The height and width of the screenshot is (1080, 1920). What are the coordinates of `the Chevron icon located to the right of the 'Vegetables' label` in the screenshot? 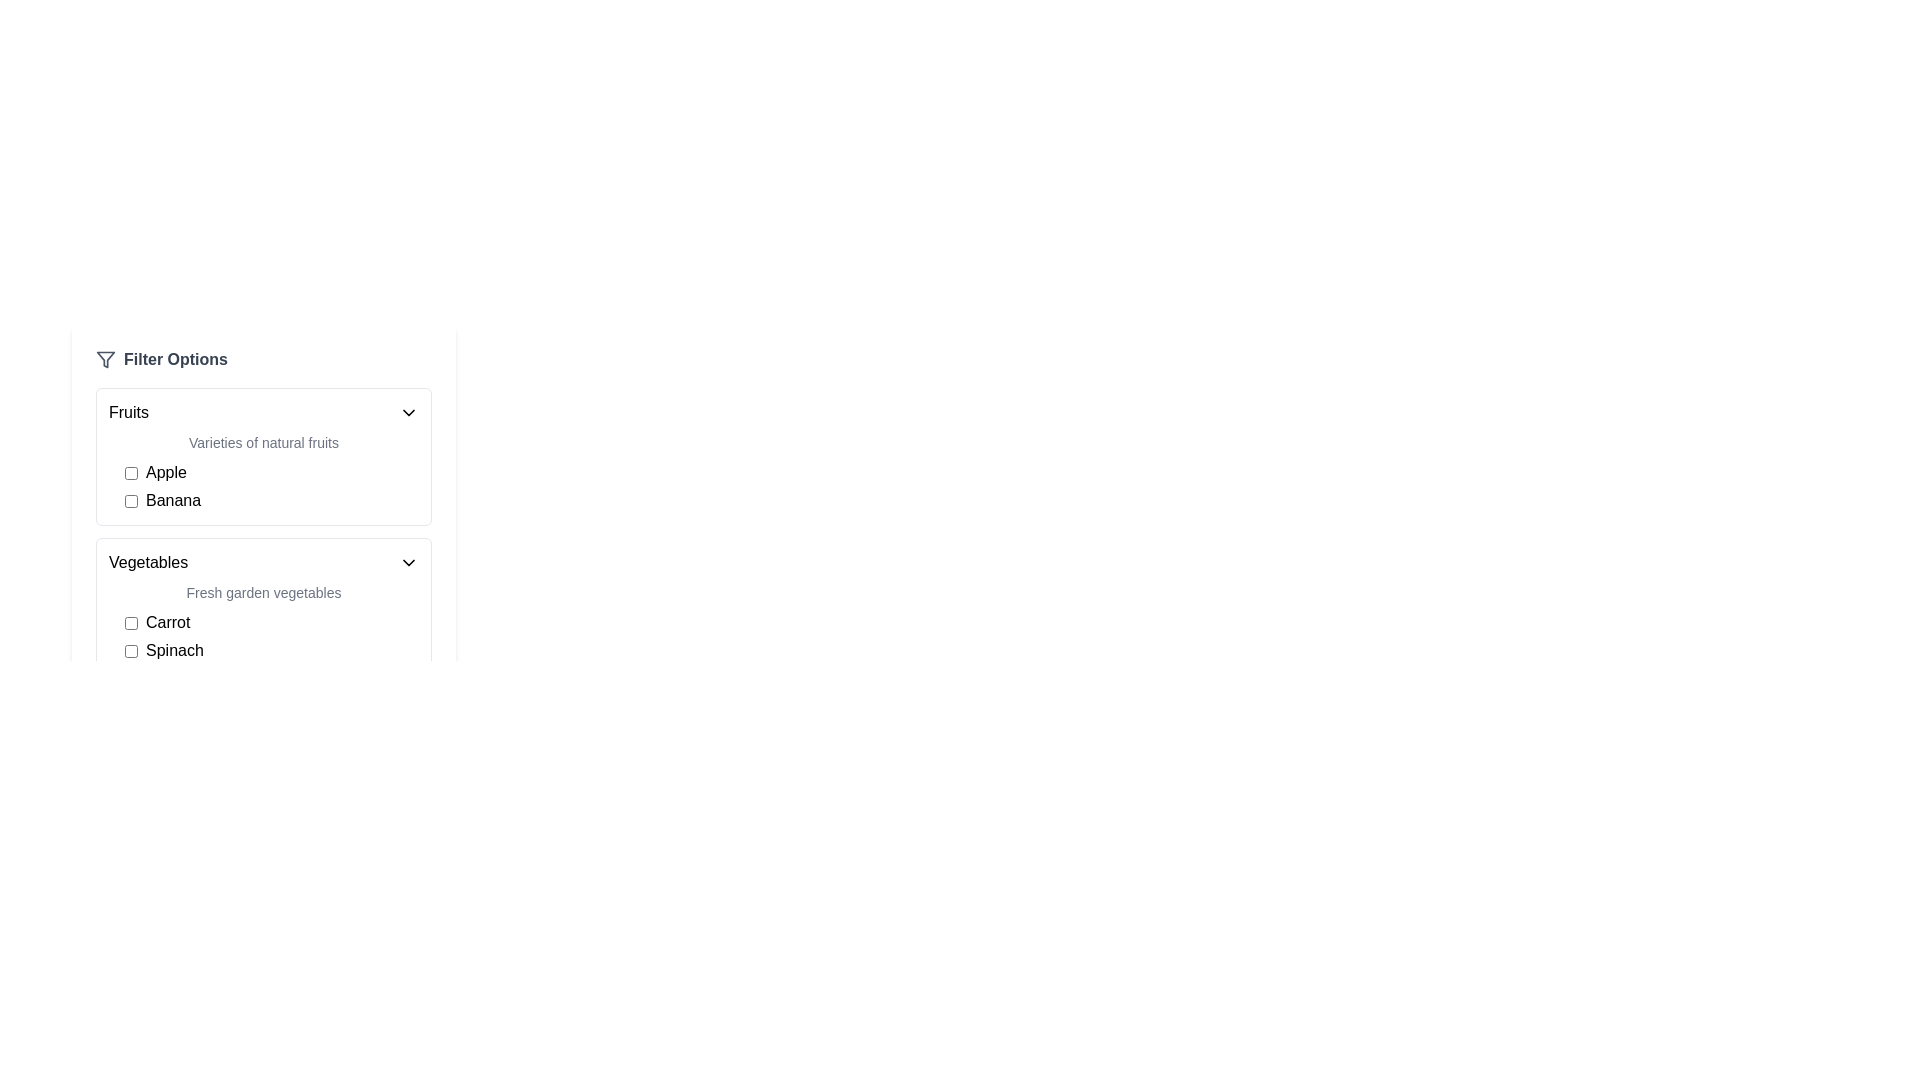 It's located at (407, 563).